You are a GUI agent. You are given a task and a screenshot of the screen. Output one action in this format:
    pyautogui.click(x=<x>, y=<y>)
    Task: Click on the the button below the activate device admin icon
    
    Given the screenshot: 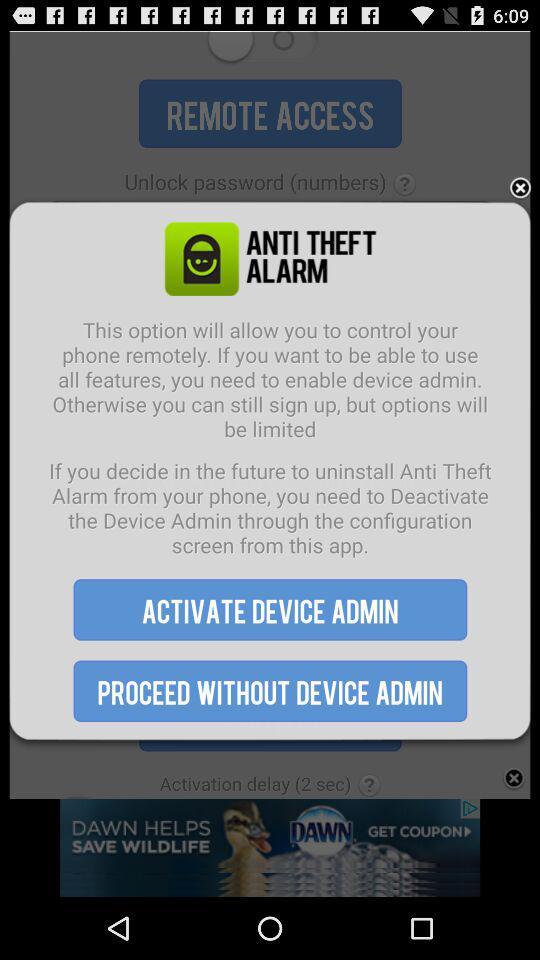 What is the action you would take?
    pyautogui.click(x=270, y=691)
    